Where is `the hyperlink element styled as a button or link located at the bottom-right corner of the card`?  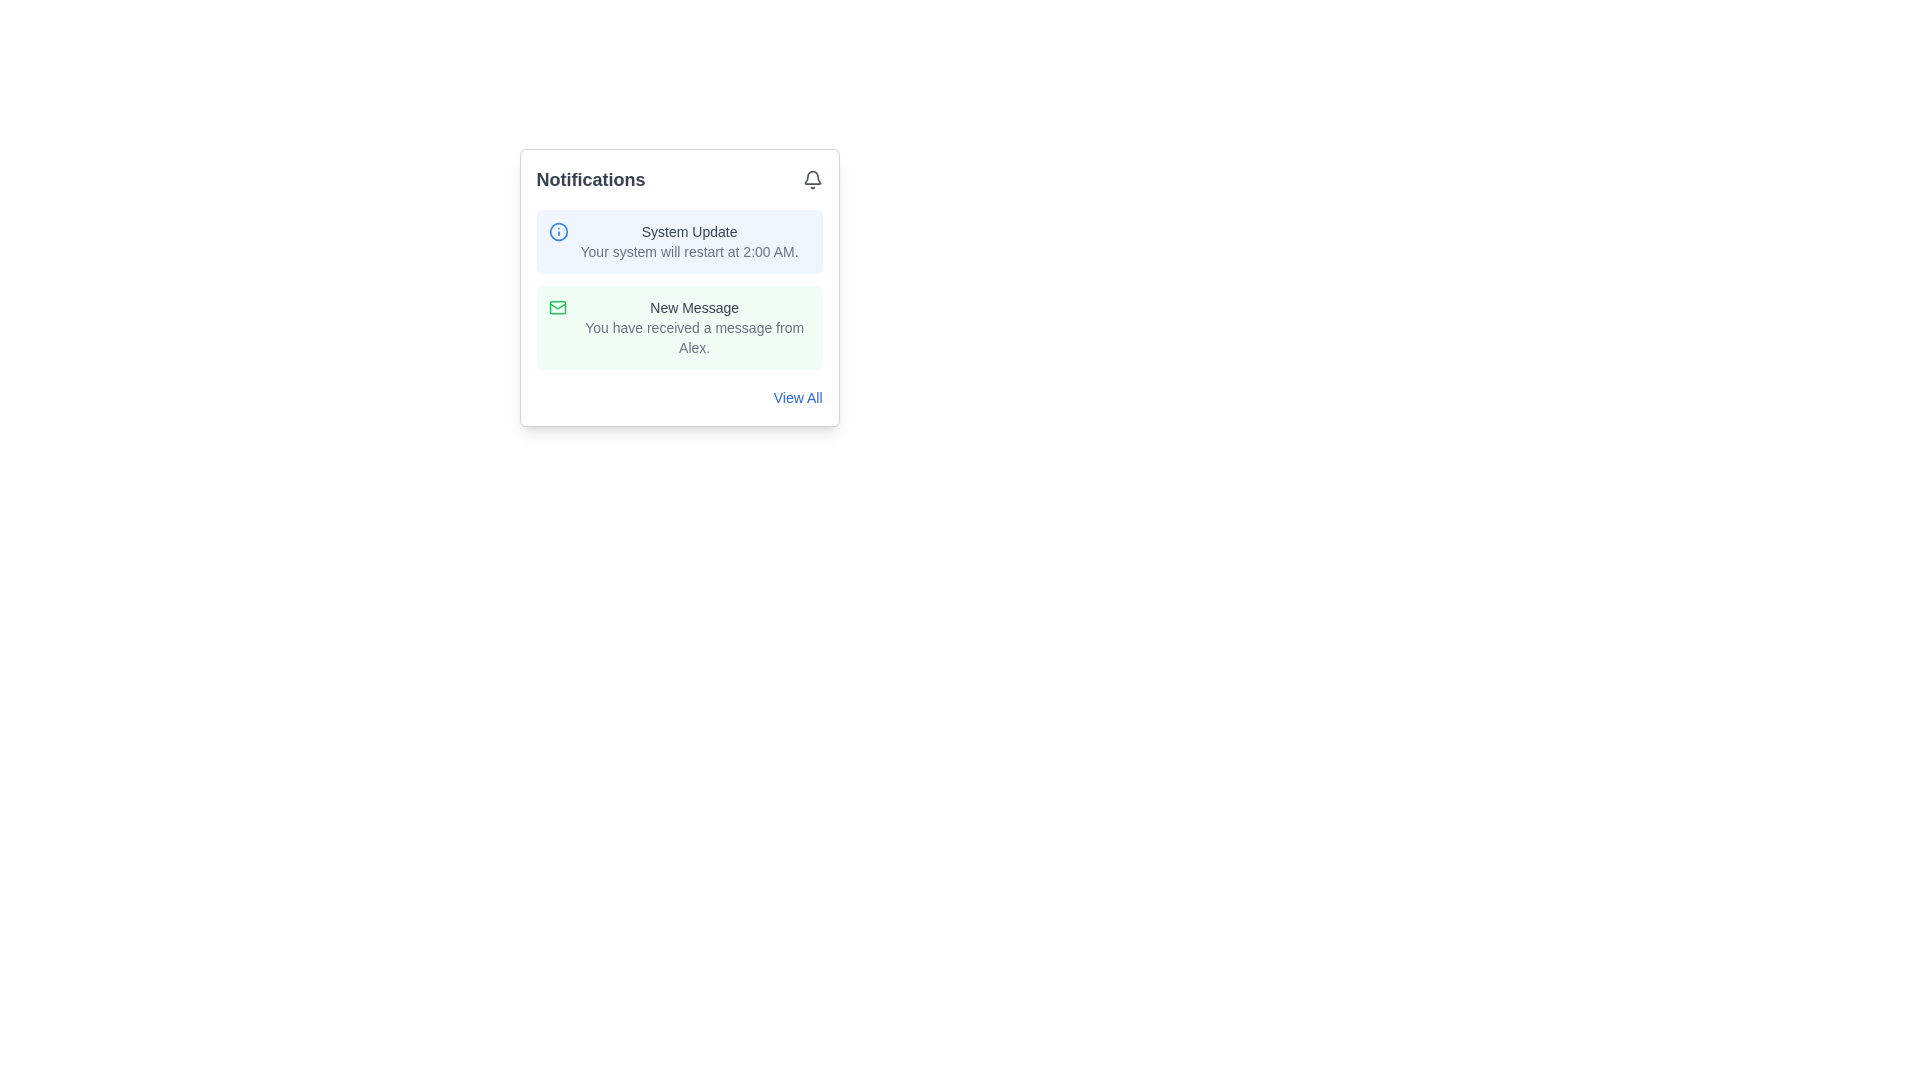
the hyperlink element styled as a button or link located at the bottom-right corner of the card is located at coordinates (679, 397).